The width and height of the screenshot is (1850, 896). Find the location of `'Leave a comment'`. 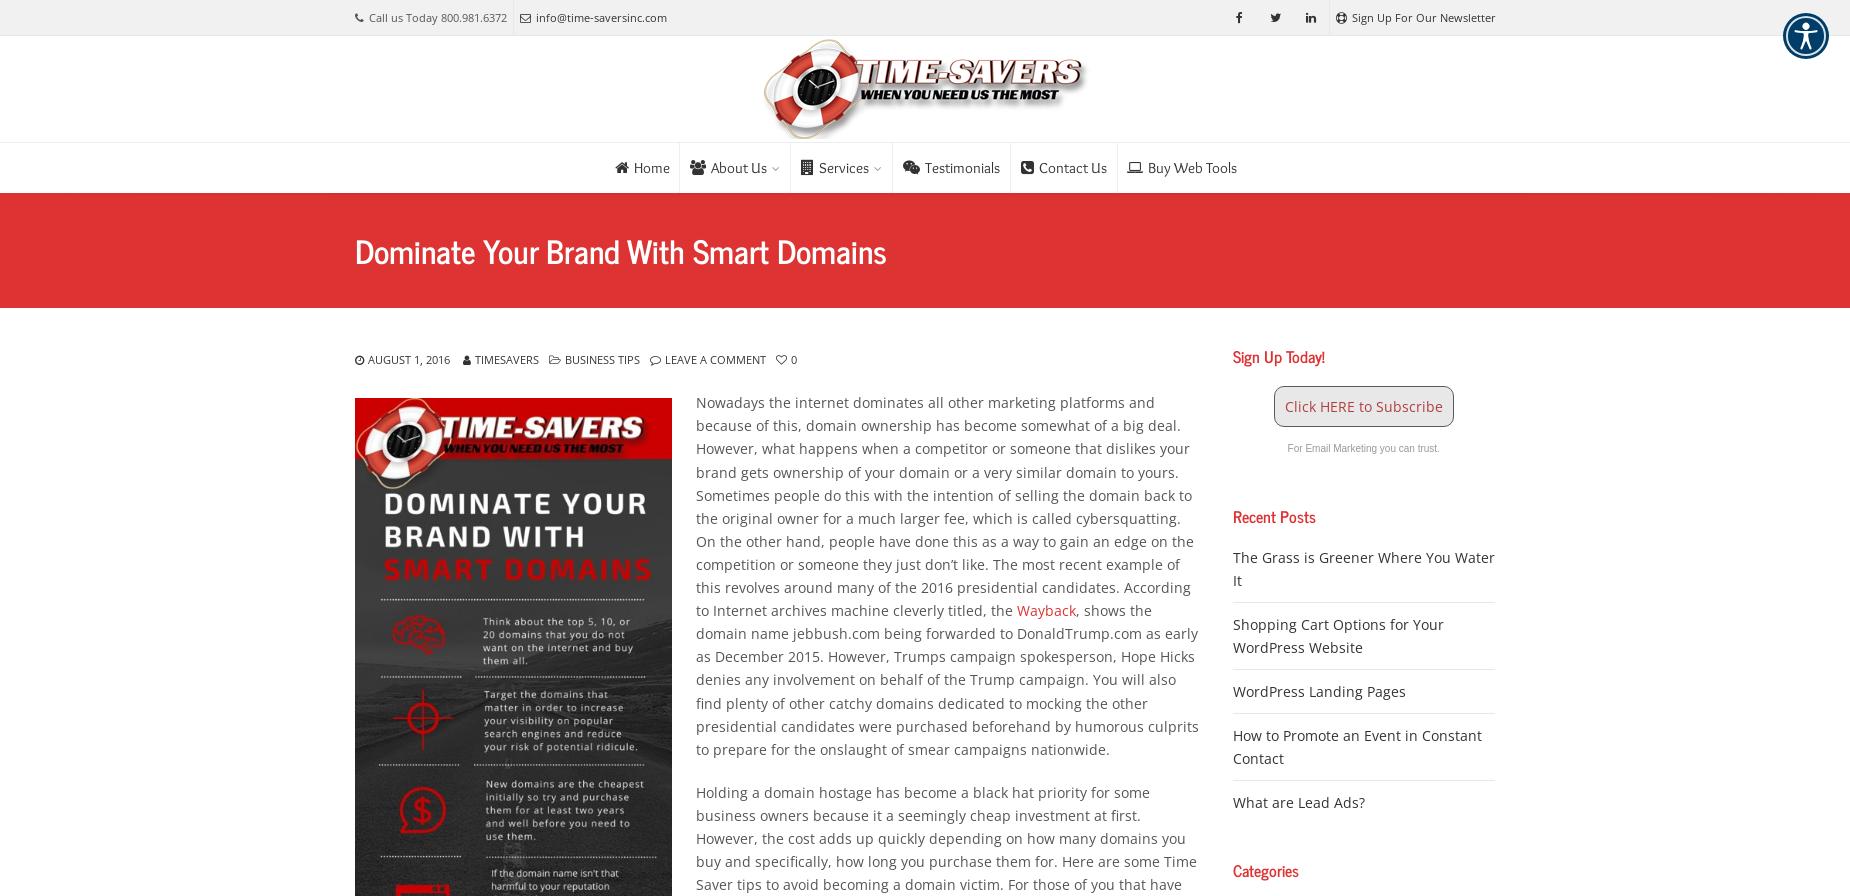

'Leave a comment' is located at coordinates (715, 359).